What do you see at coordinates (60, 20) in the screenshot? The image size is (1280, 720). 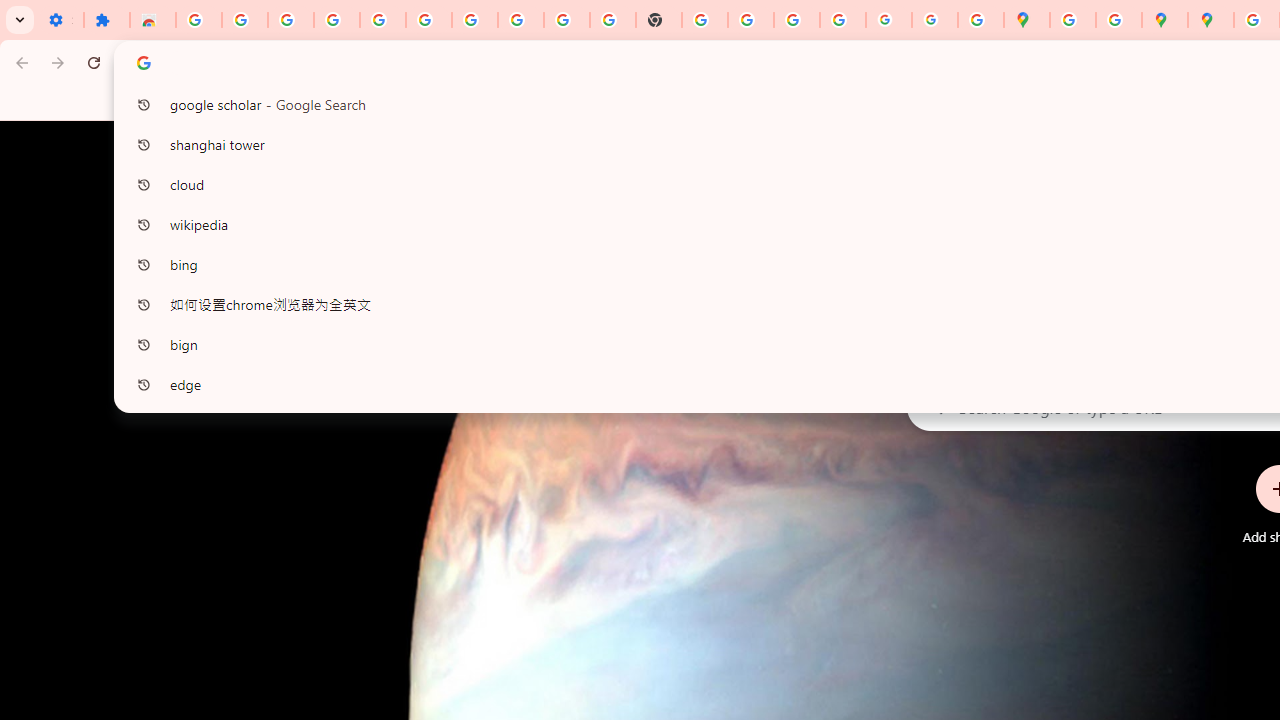 I see `'Settings - On startup'` at bounding box center [60, 20].